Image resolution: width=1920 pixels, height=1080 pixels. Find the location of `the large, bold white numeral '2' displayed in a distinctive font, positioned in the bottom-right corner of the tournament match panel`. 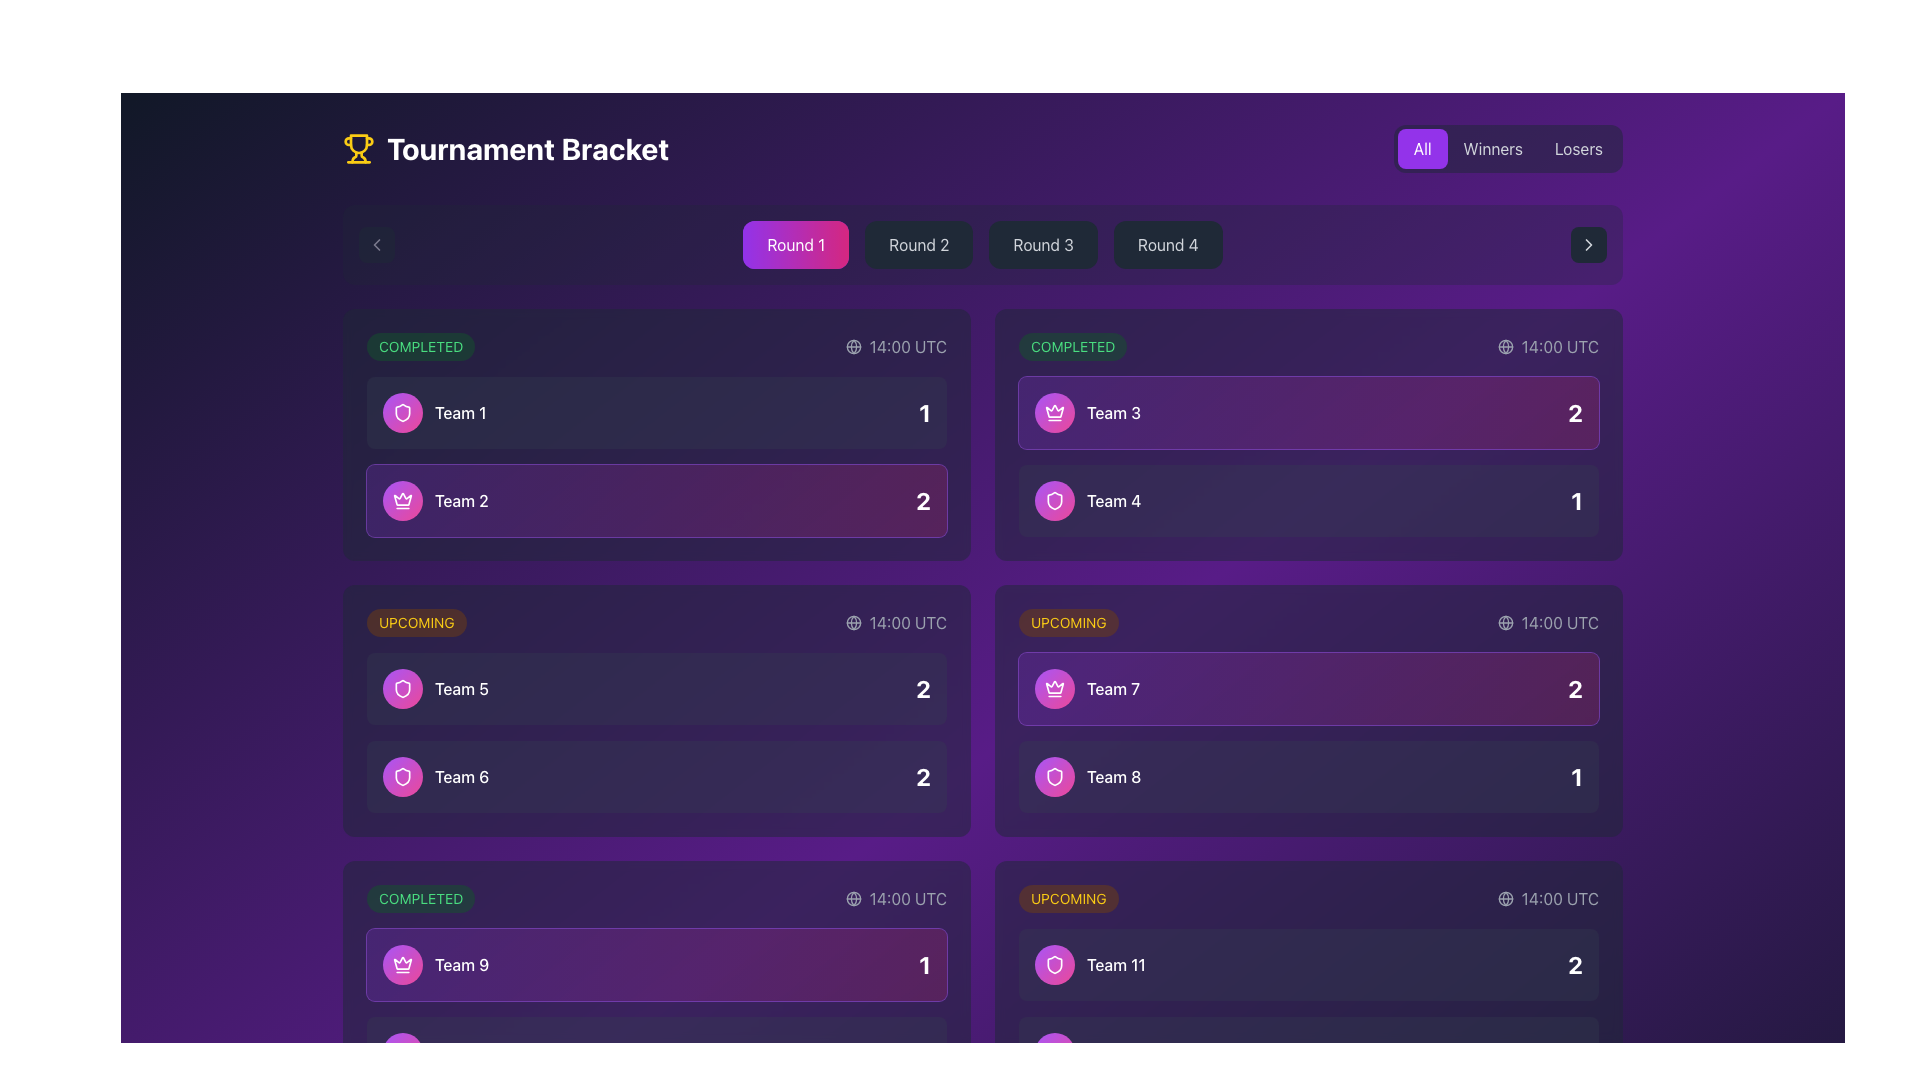

the large, bold white numeral '2' displayed in a distinctive font, positioned in the bottom-right corner of the tournament match panel is located at coordinates (922, 688).